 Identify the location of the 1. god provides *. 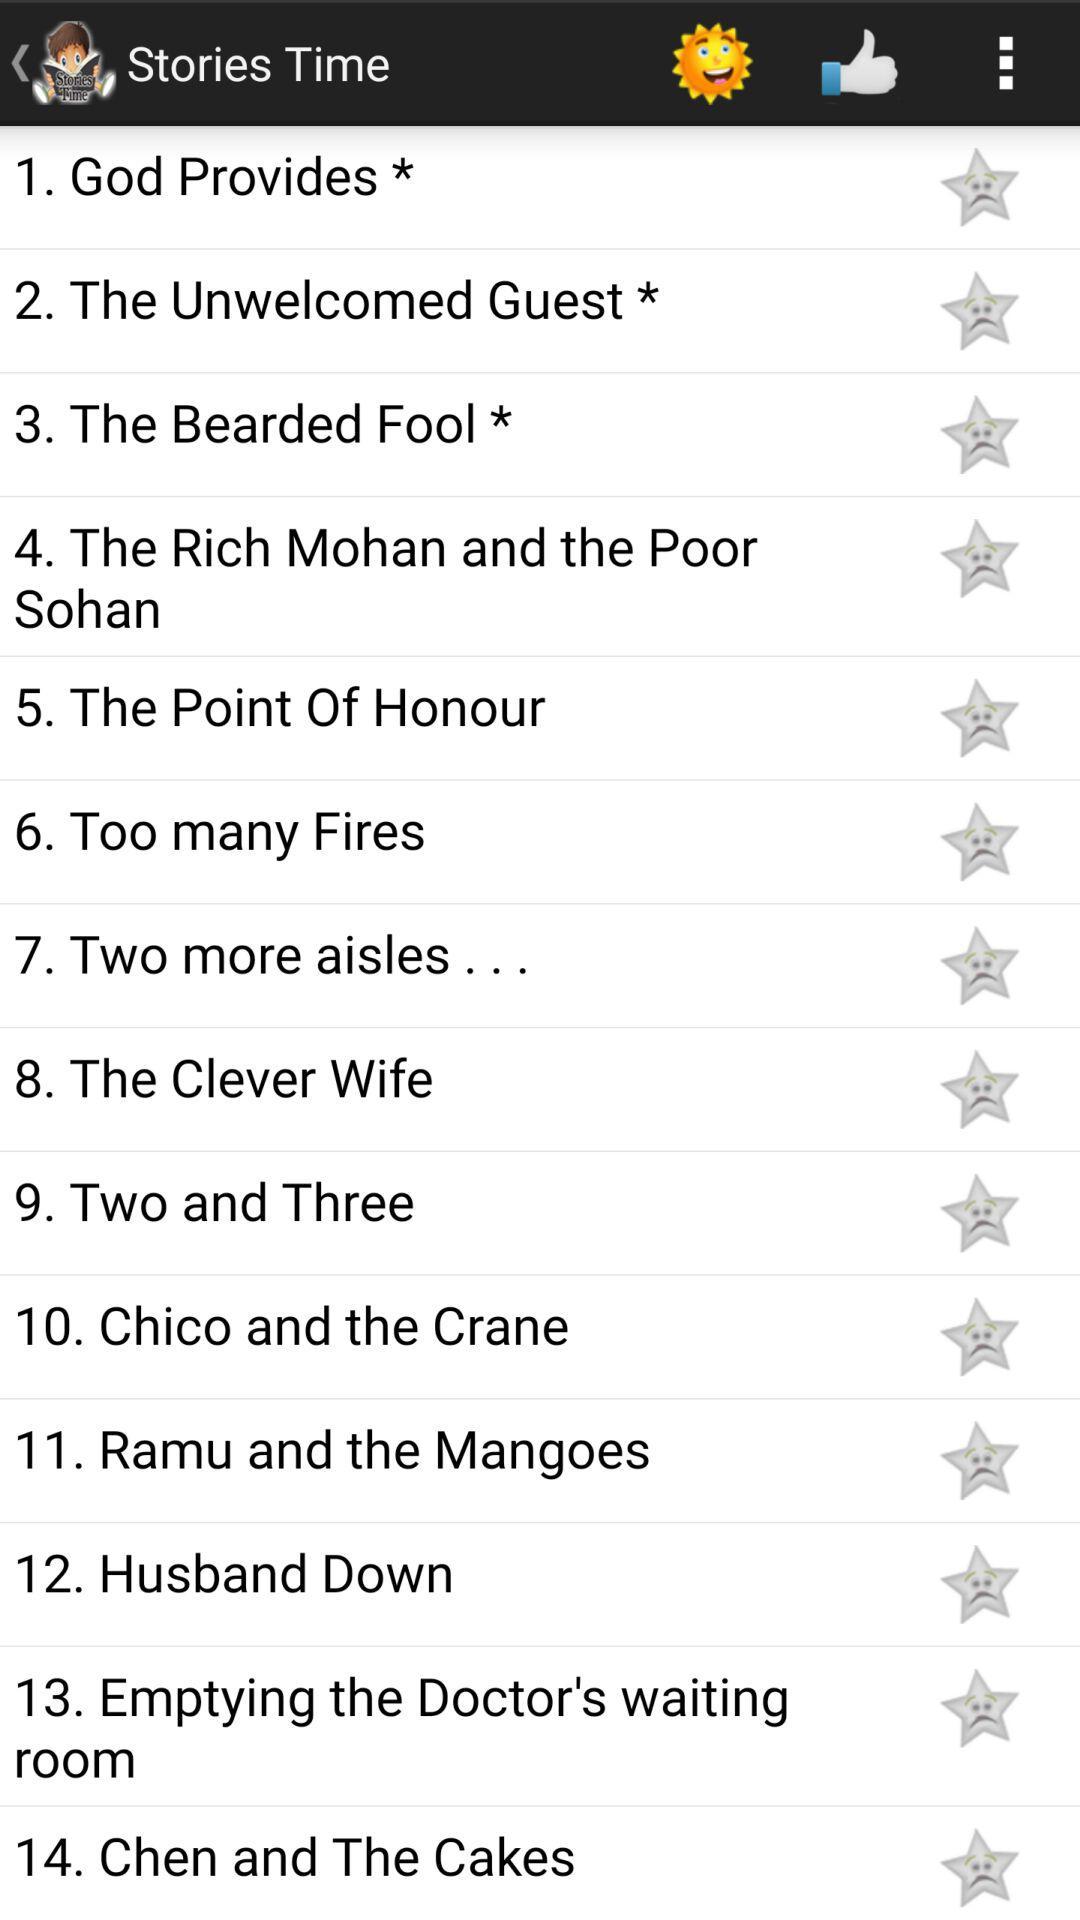
(452, 174).